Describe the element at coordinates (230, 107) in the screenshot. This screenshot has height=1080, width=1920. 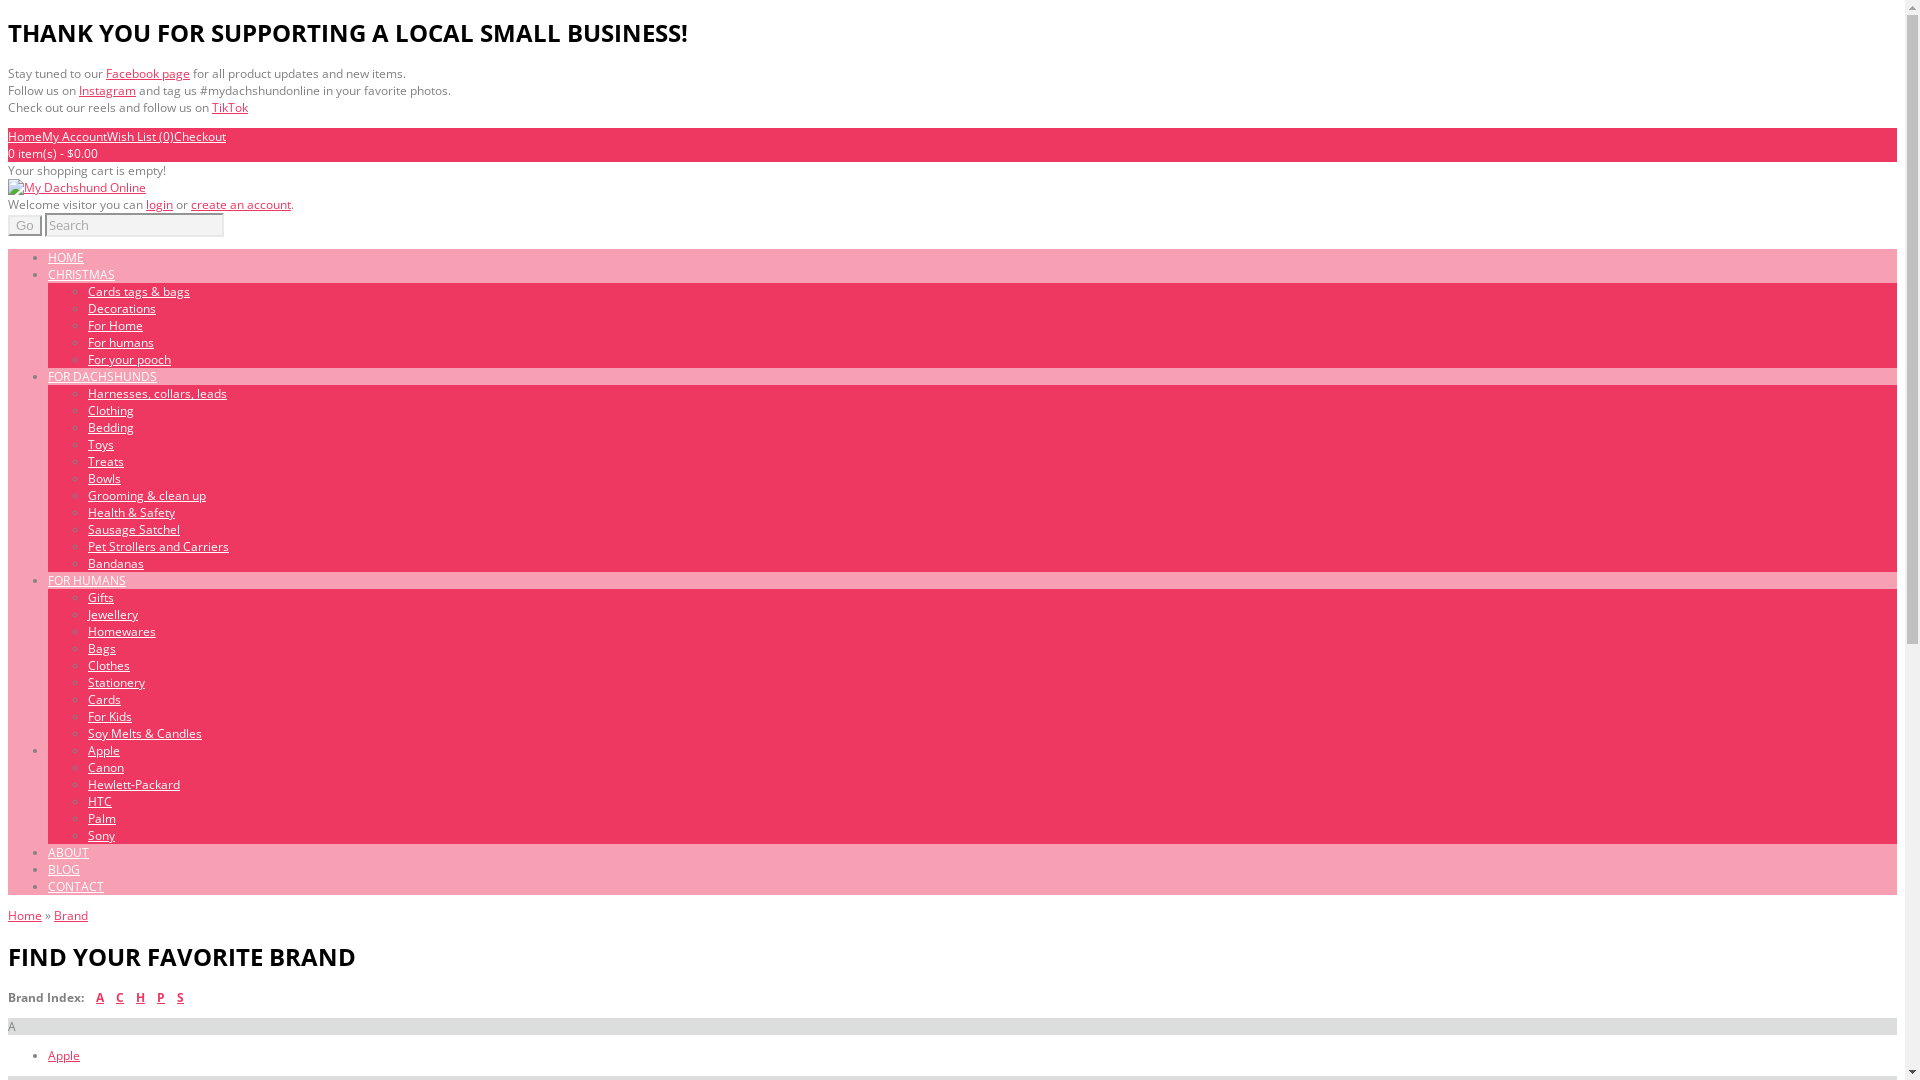
I see `'TikTok'` at that location.